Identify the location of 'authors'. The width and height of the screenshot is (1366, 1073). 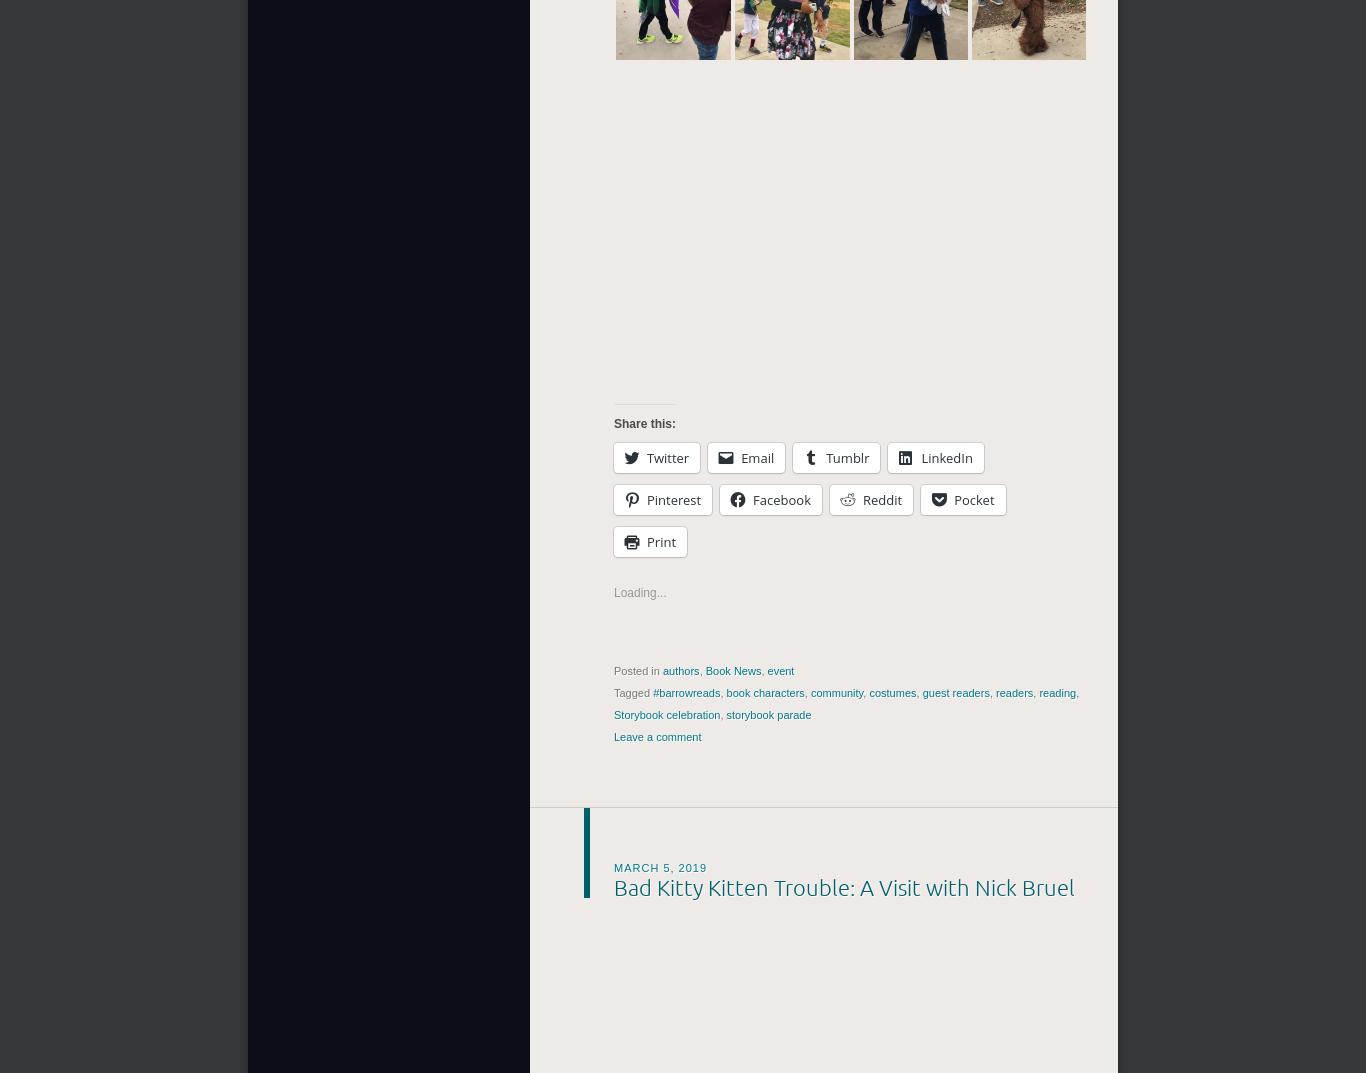
(679, 670).